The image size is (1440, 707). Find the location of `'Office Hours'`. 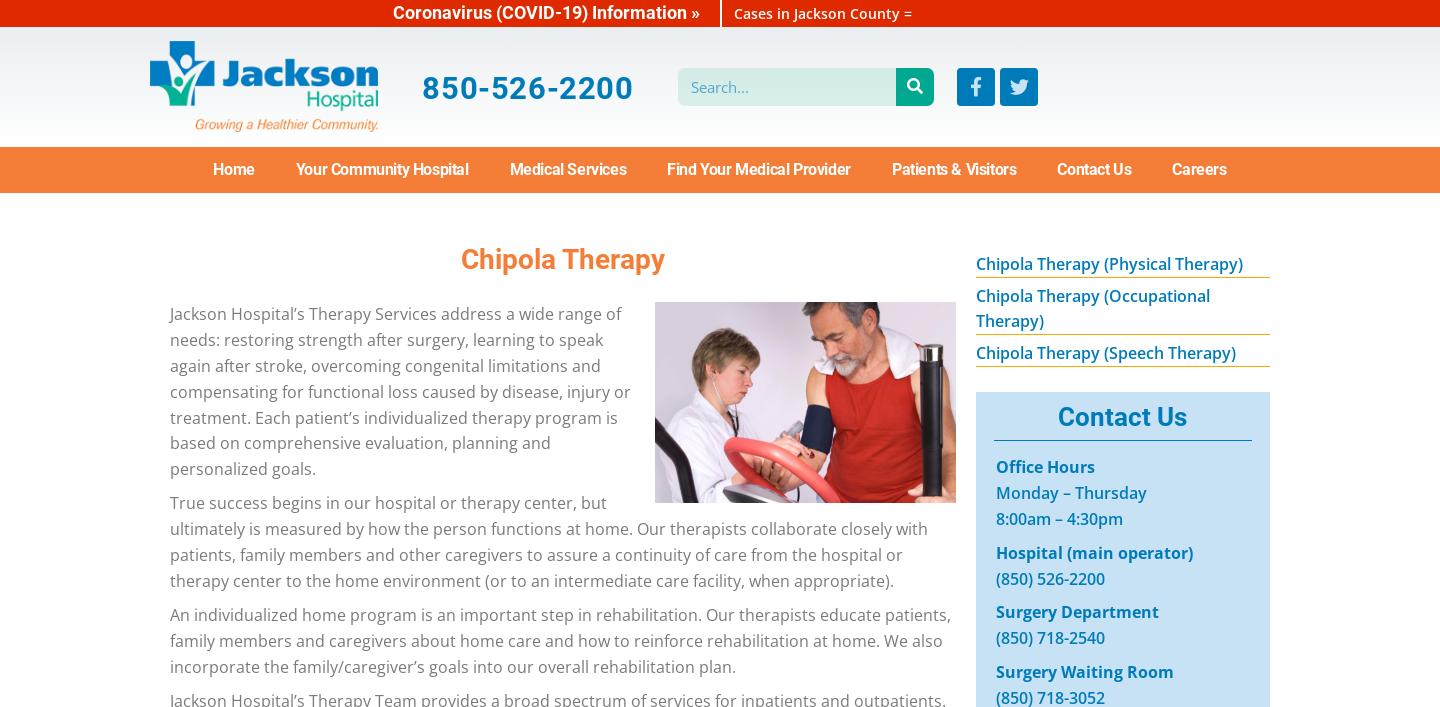

'Office Hours' is located at coordinates (1044, 465).